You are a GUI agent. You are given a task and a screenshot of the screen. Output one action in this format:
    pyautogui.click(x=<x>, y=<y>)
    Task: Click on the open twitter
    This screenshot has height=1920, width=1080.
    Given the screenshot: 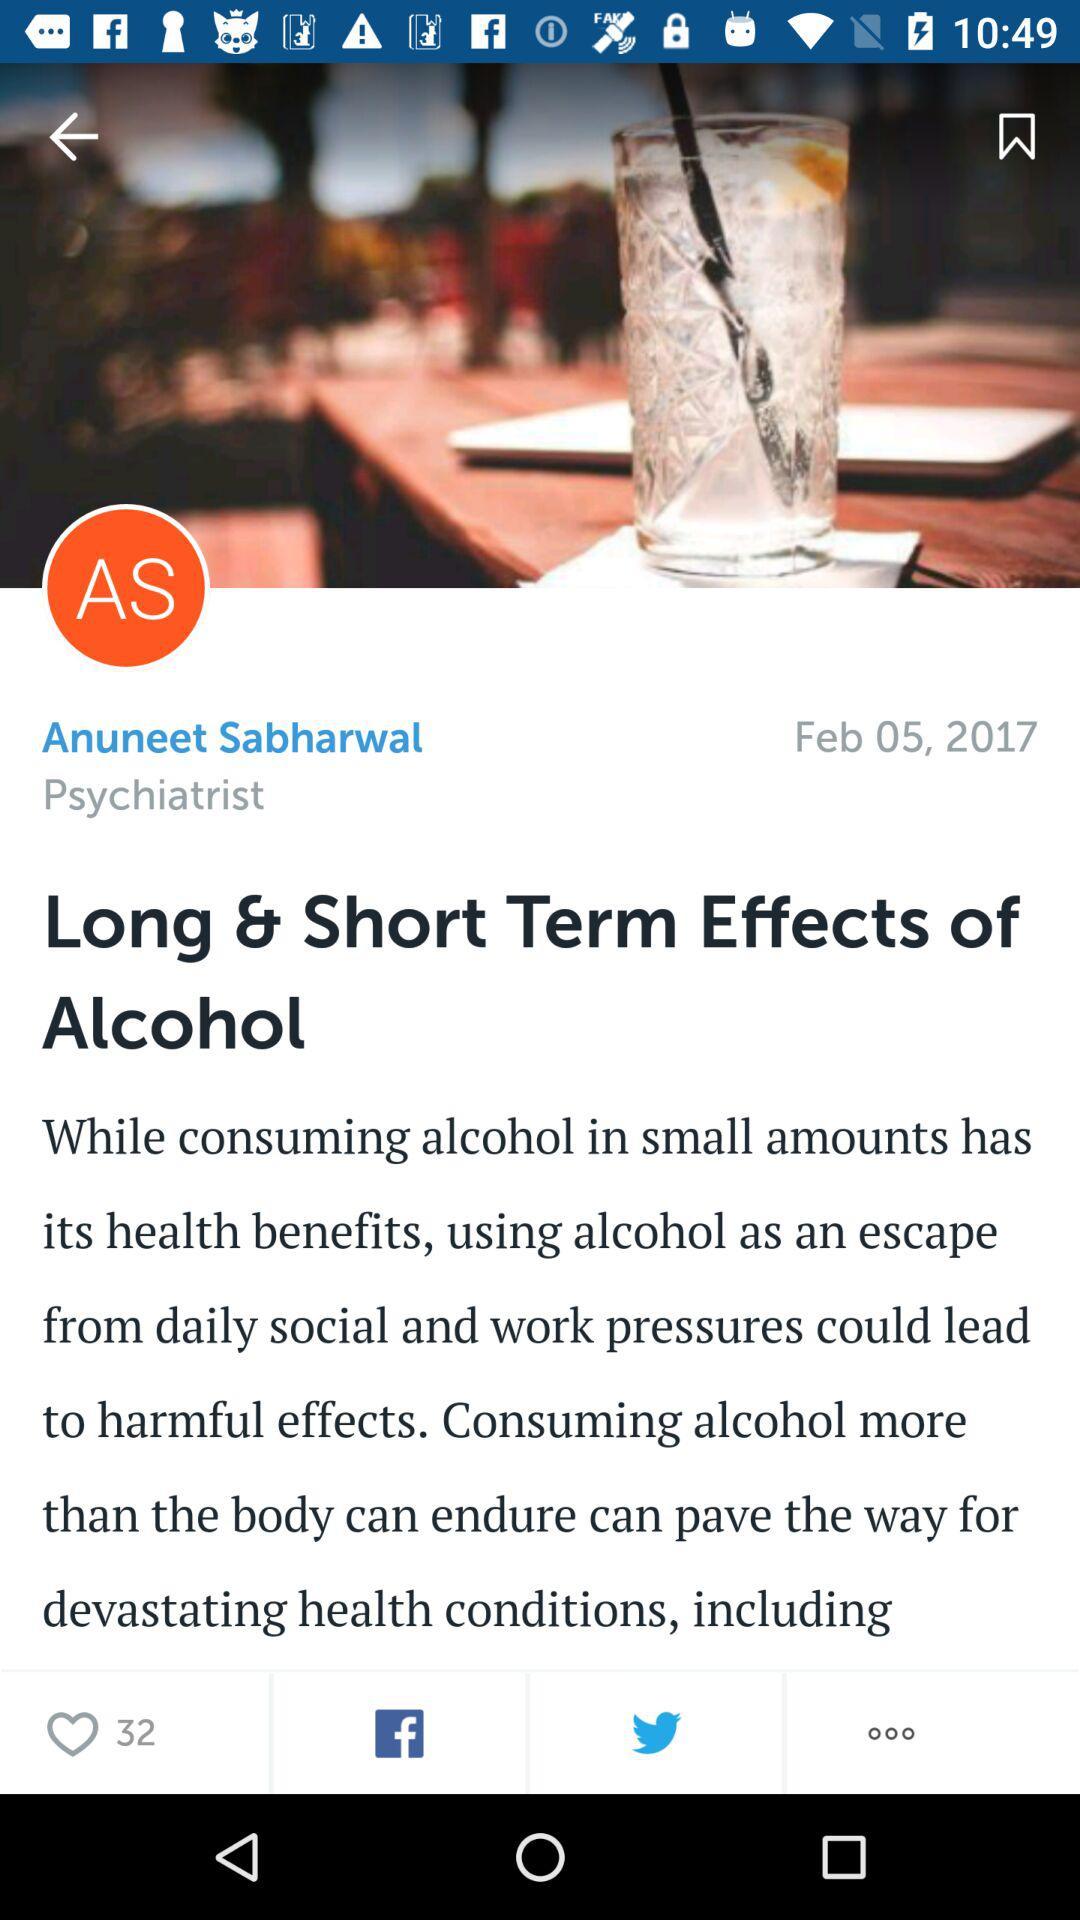 What is the action you would take?
    pyautogui.click(x=655, y=1732)
    